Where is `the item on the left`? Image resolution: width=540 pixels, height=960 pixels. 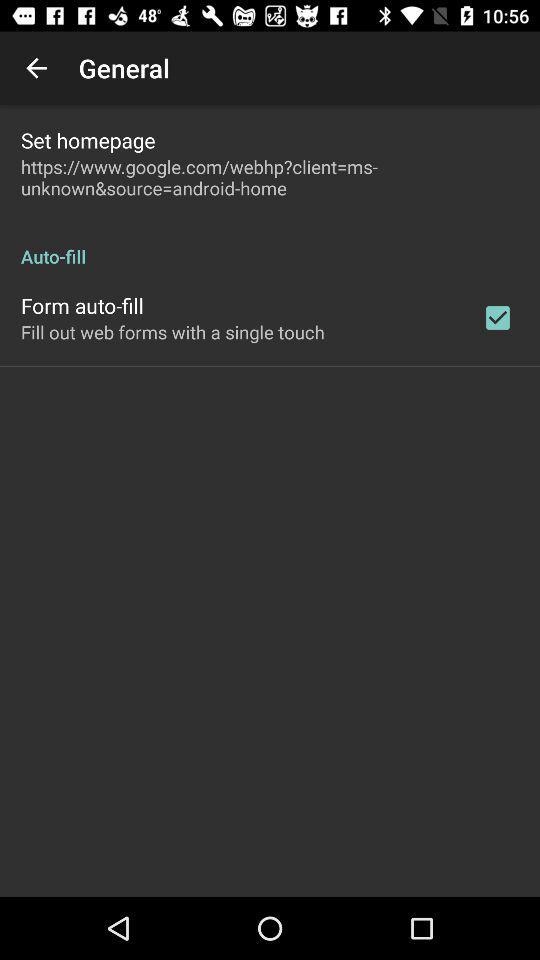
the item on the left is located at coordinates (172, 332).